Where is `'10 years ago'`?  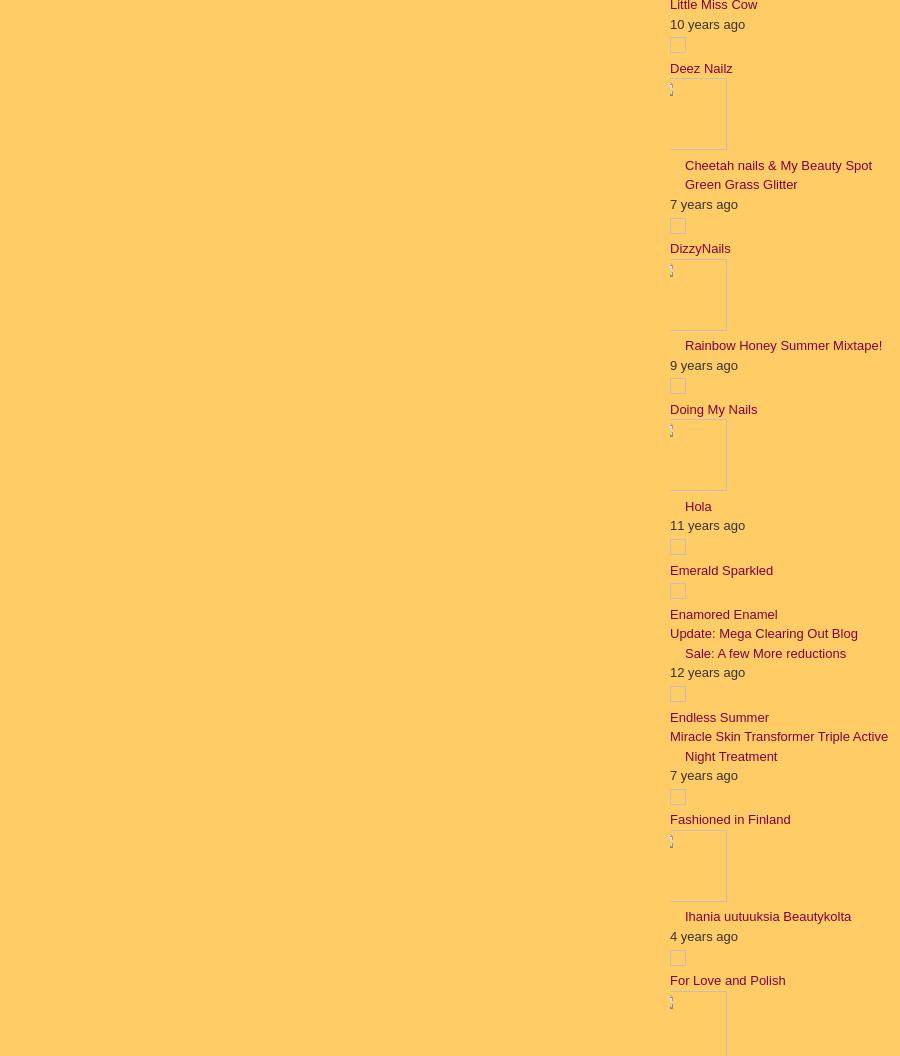
'10 years ago' is located at coordinates (706, 23).